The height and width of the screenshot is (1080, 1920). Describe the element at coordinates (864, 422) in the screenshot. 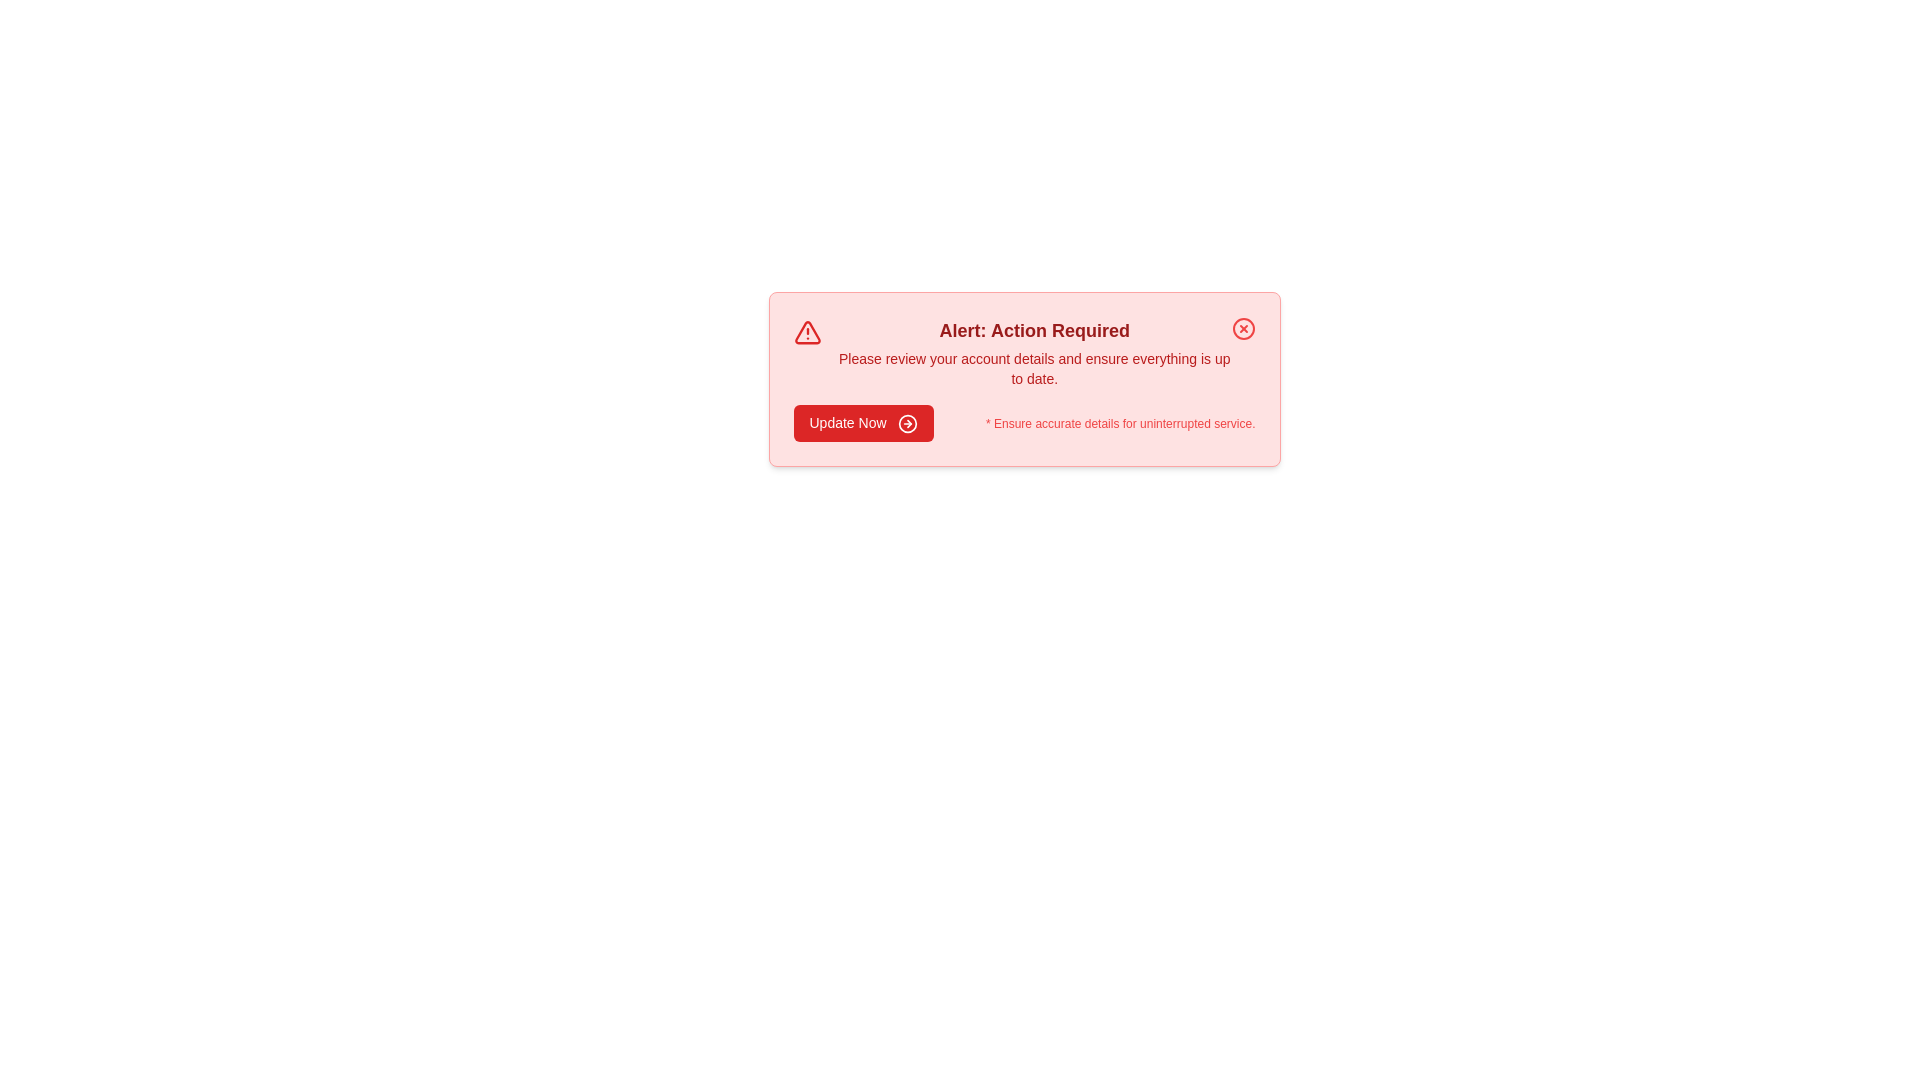

I see `the 'Update Now' button to navigate to account details` at that location.